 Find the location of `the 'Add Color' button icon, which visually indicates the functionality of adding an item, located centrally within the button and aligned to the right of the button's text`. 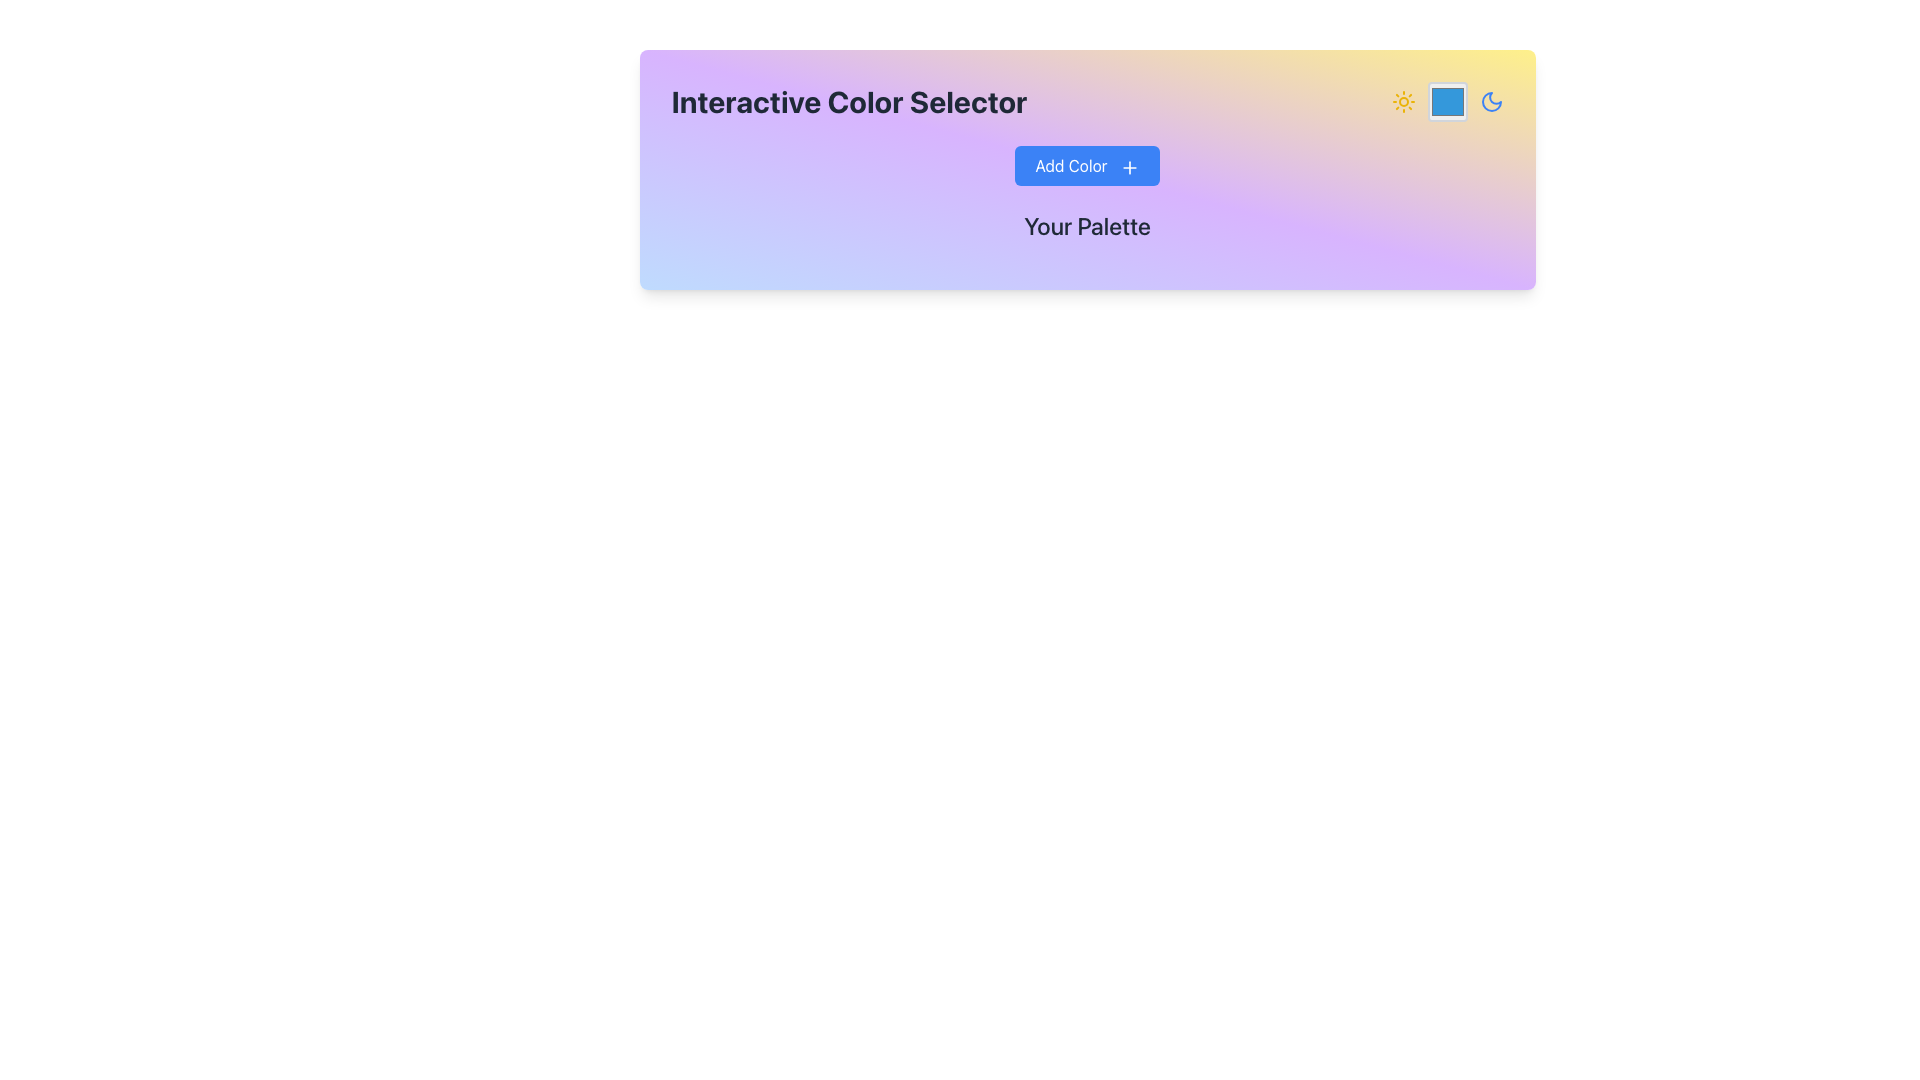

the 'Add Color' button icon, which visually indicates the functionality of adding an item, located centrally within the button and aligned to the right of the button's text is located at coordinates (1129, 166).